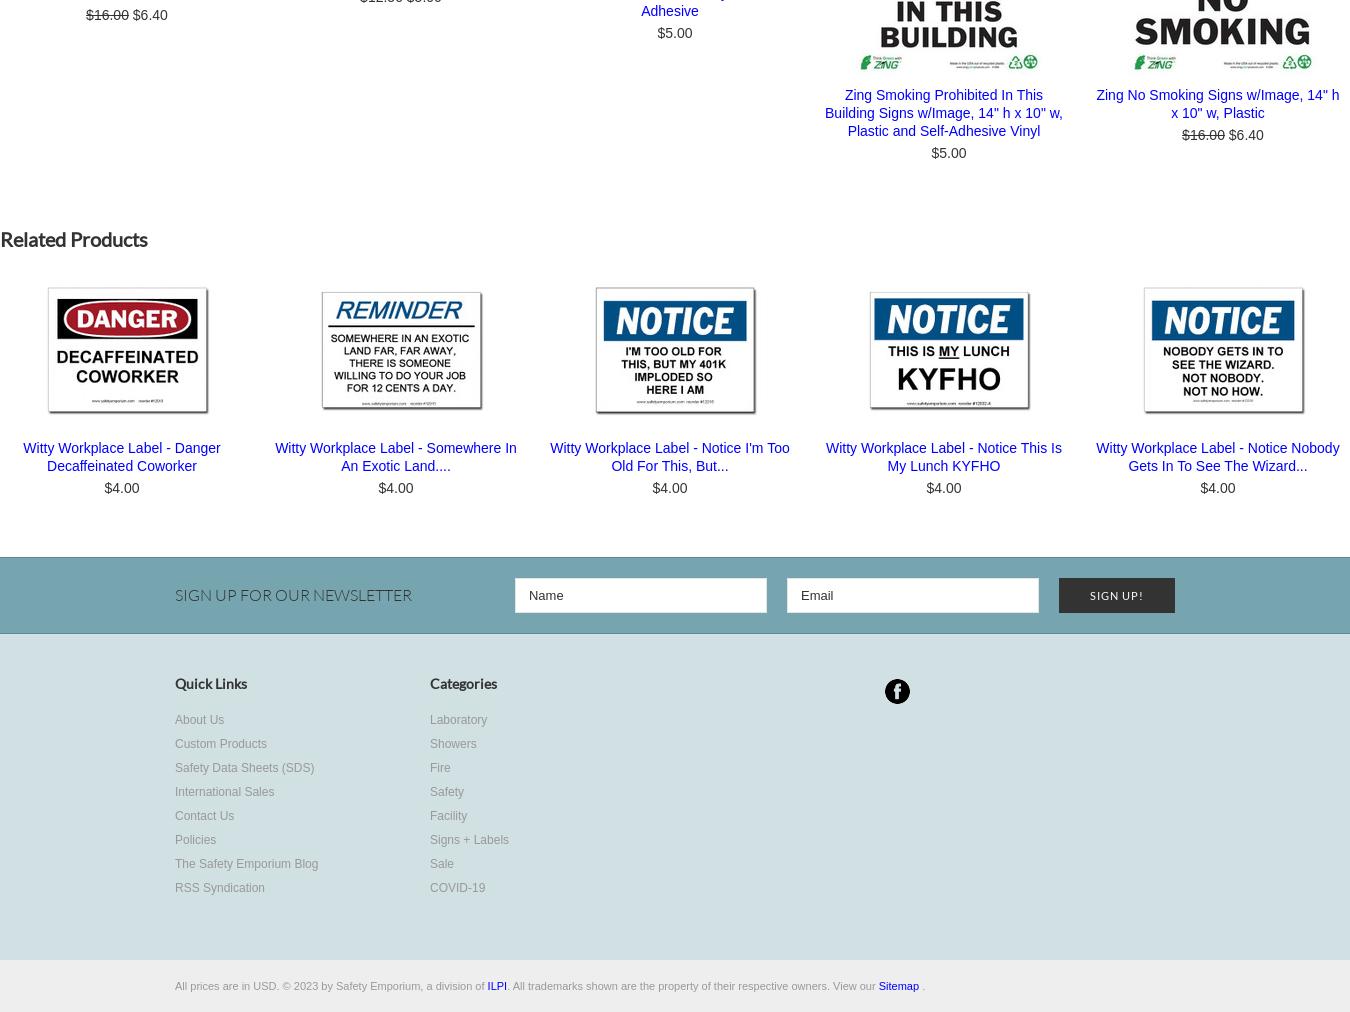  Describe the element at coordinates (669, 457) in the screenshot. I see `'Witty Workplace Label - Notice I'm Too Old For This, But...'` at that location.